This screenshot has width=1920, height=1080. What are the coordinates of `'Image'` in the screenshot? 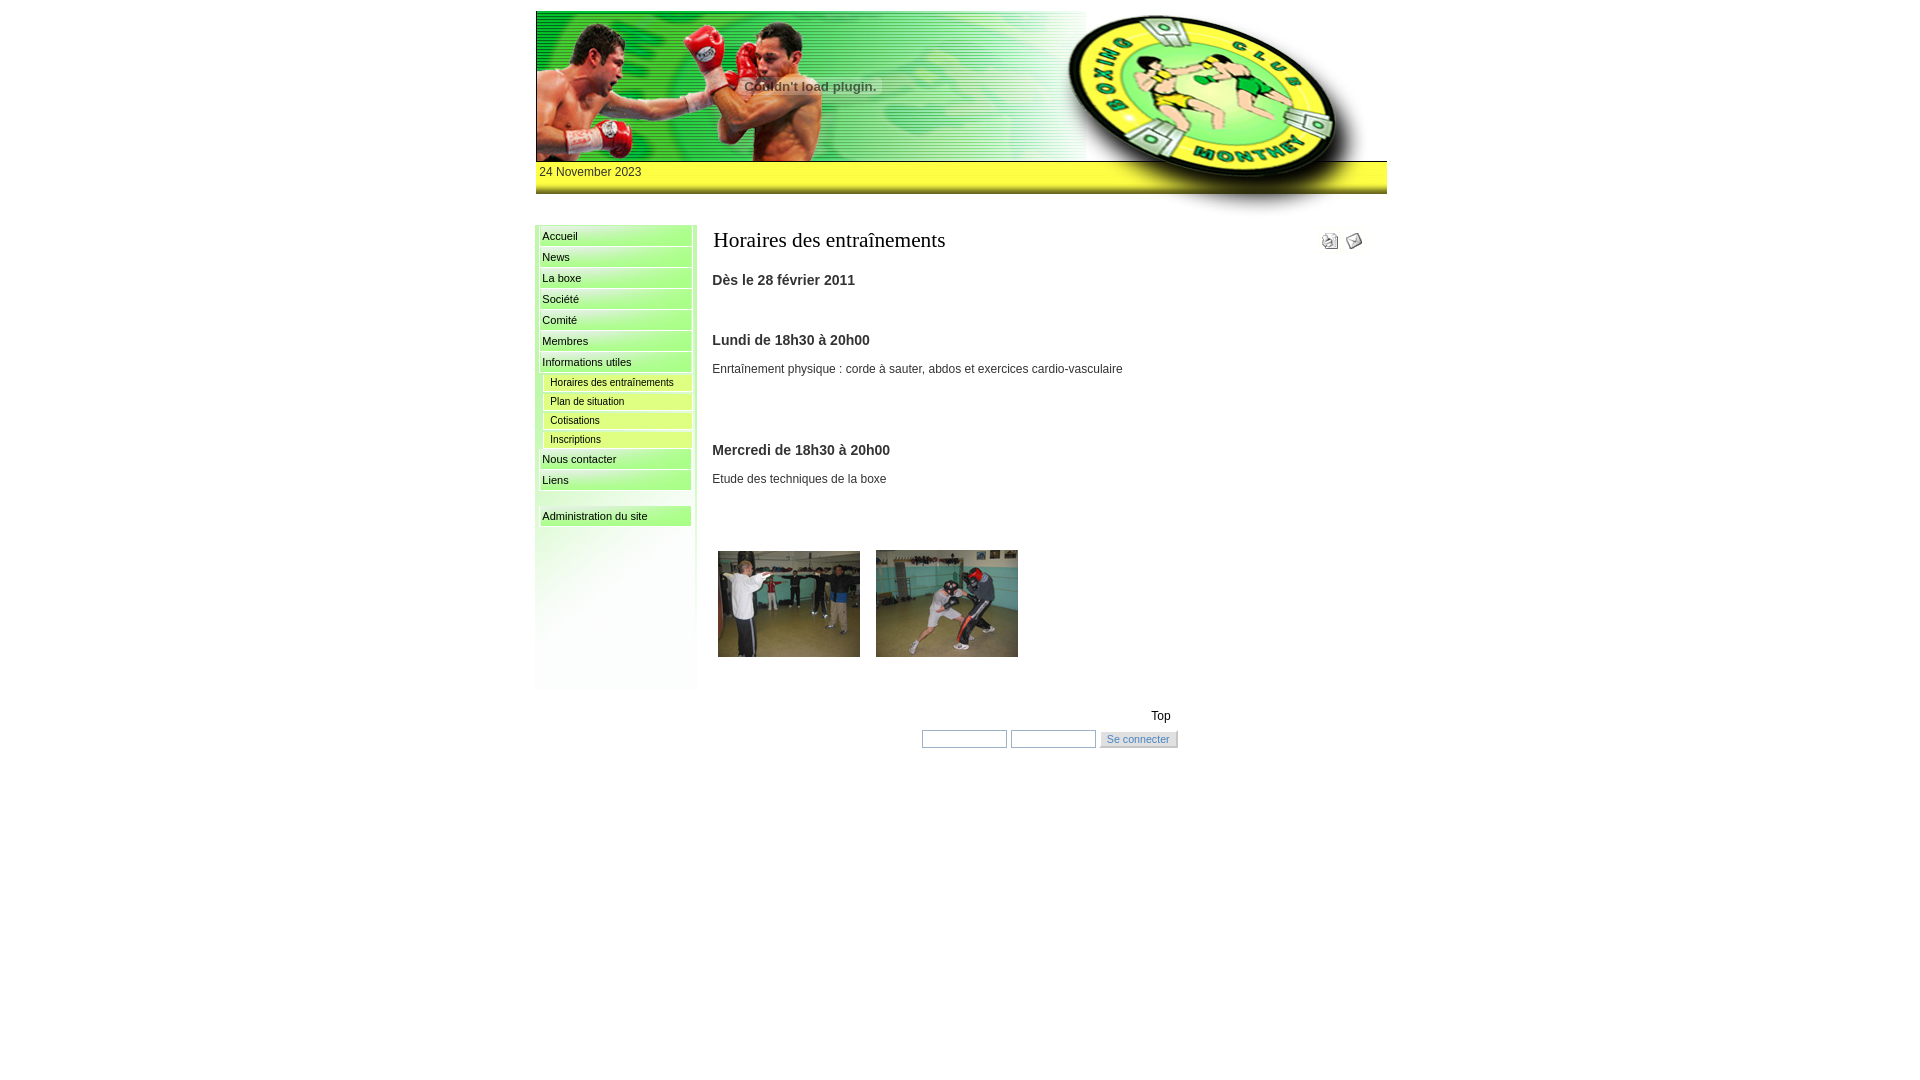 It's located at (945, 602).